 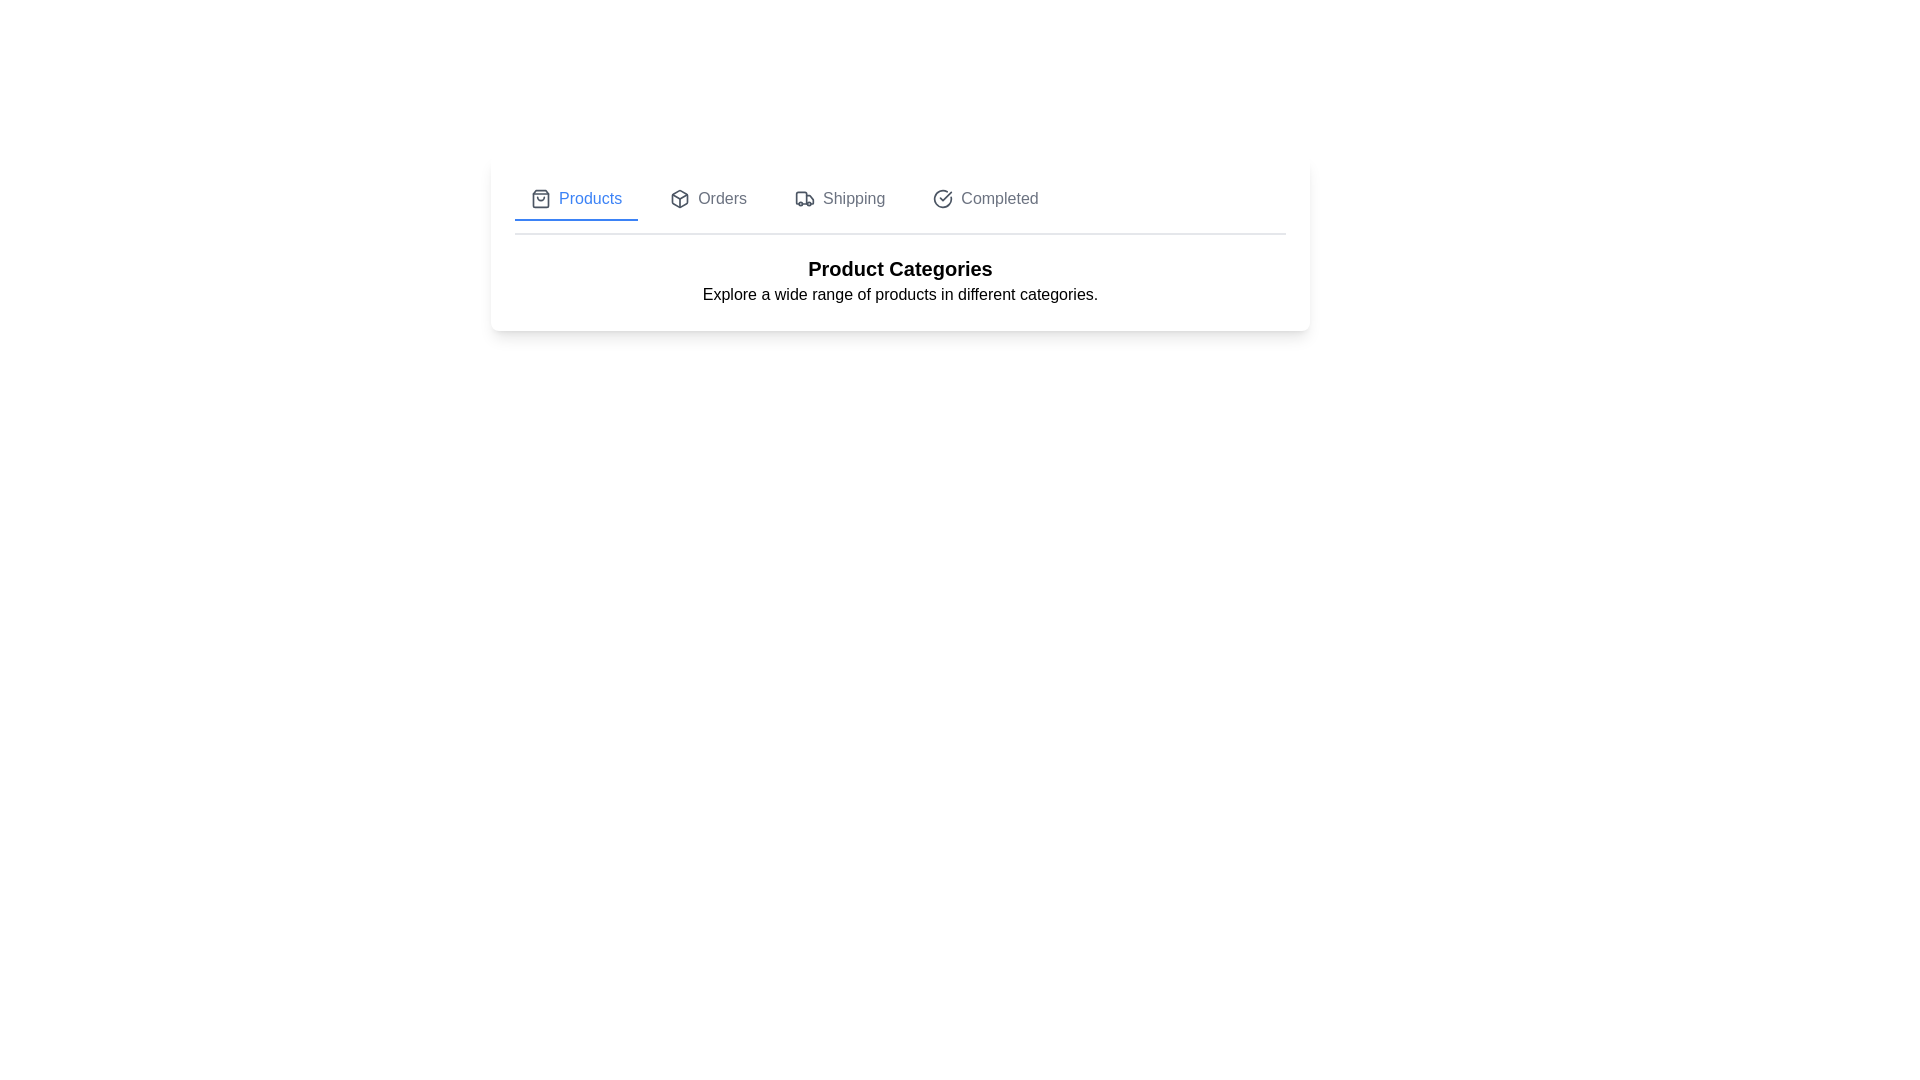 I want to click on the 'Products' text label within the navigation menu at the top center of the application layout, so click(x=589, y=199).